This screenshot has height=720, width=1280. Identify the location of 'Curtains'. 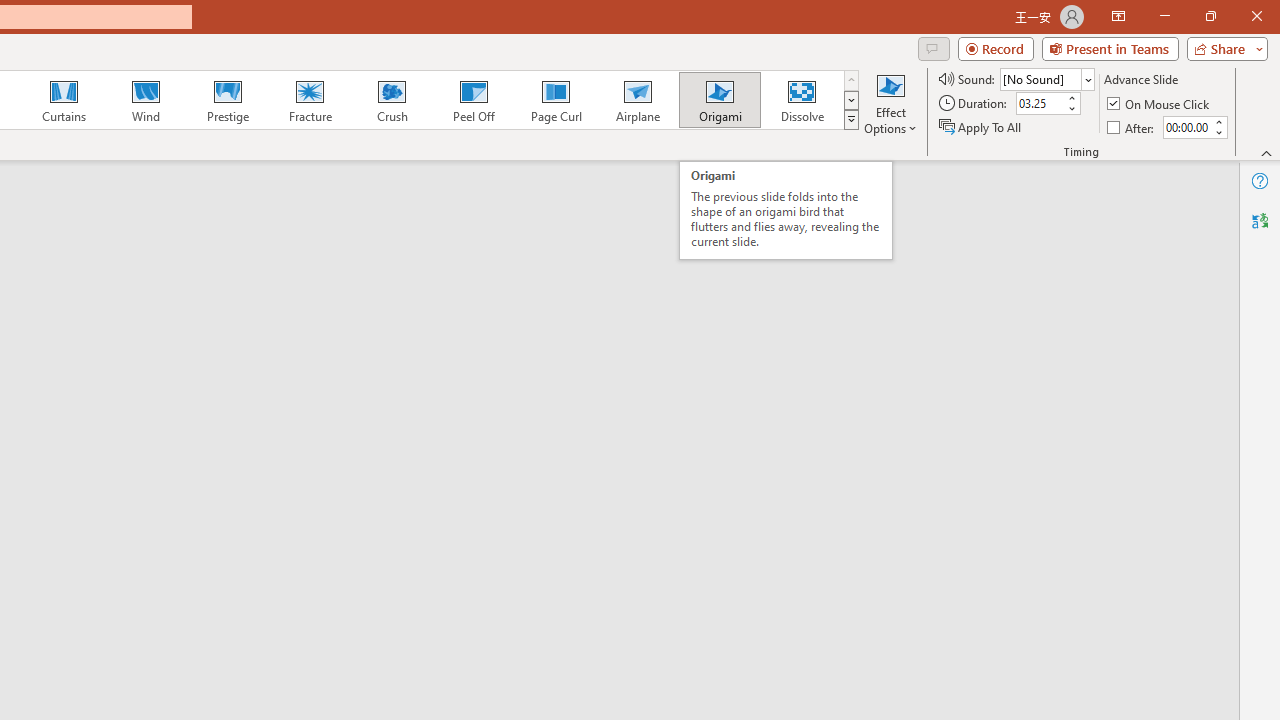
(64, 100).